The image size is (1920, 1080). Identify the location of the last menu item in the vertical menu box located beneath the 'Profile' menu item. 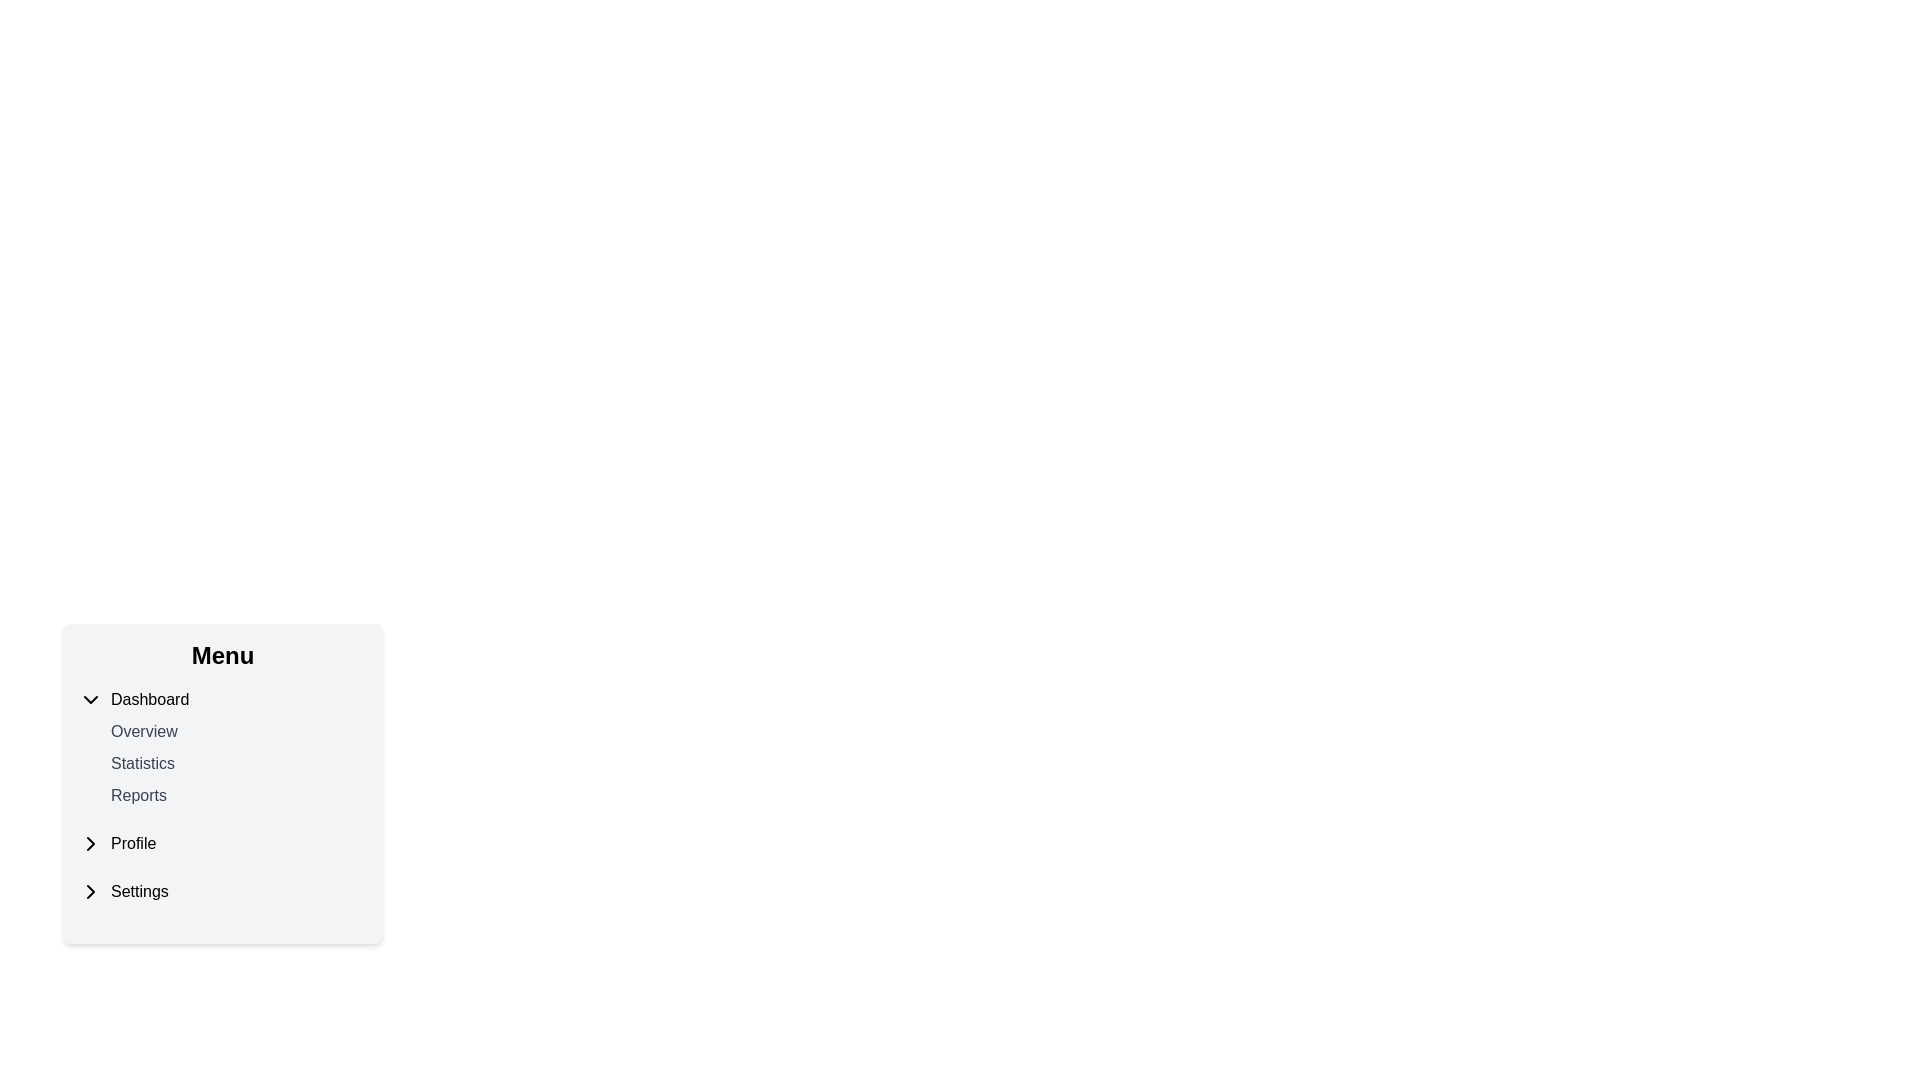
(222, 890).